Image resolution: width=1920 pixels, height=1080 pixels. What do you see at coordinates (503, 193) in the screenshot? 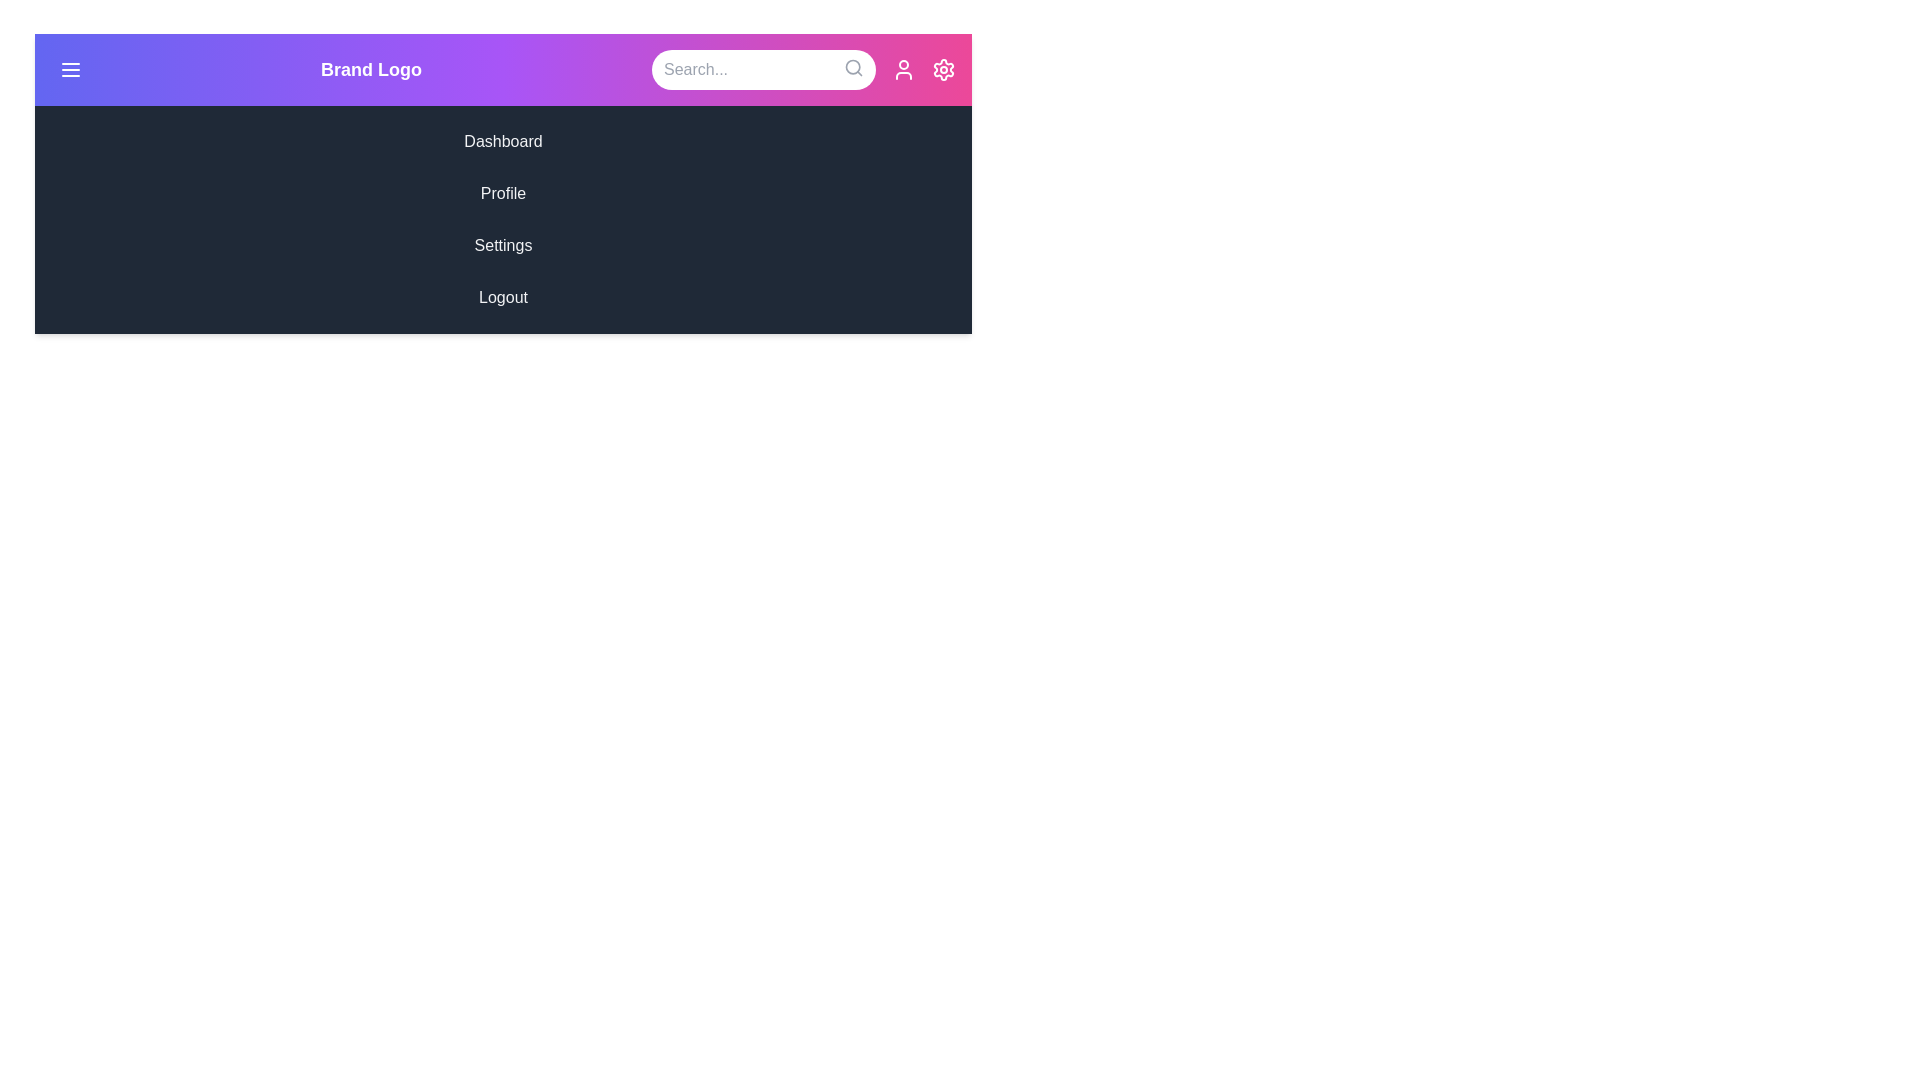
I see `the menu item Profile in the sidebar` at bounding box center [503, 193].